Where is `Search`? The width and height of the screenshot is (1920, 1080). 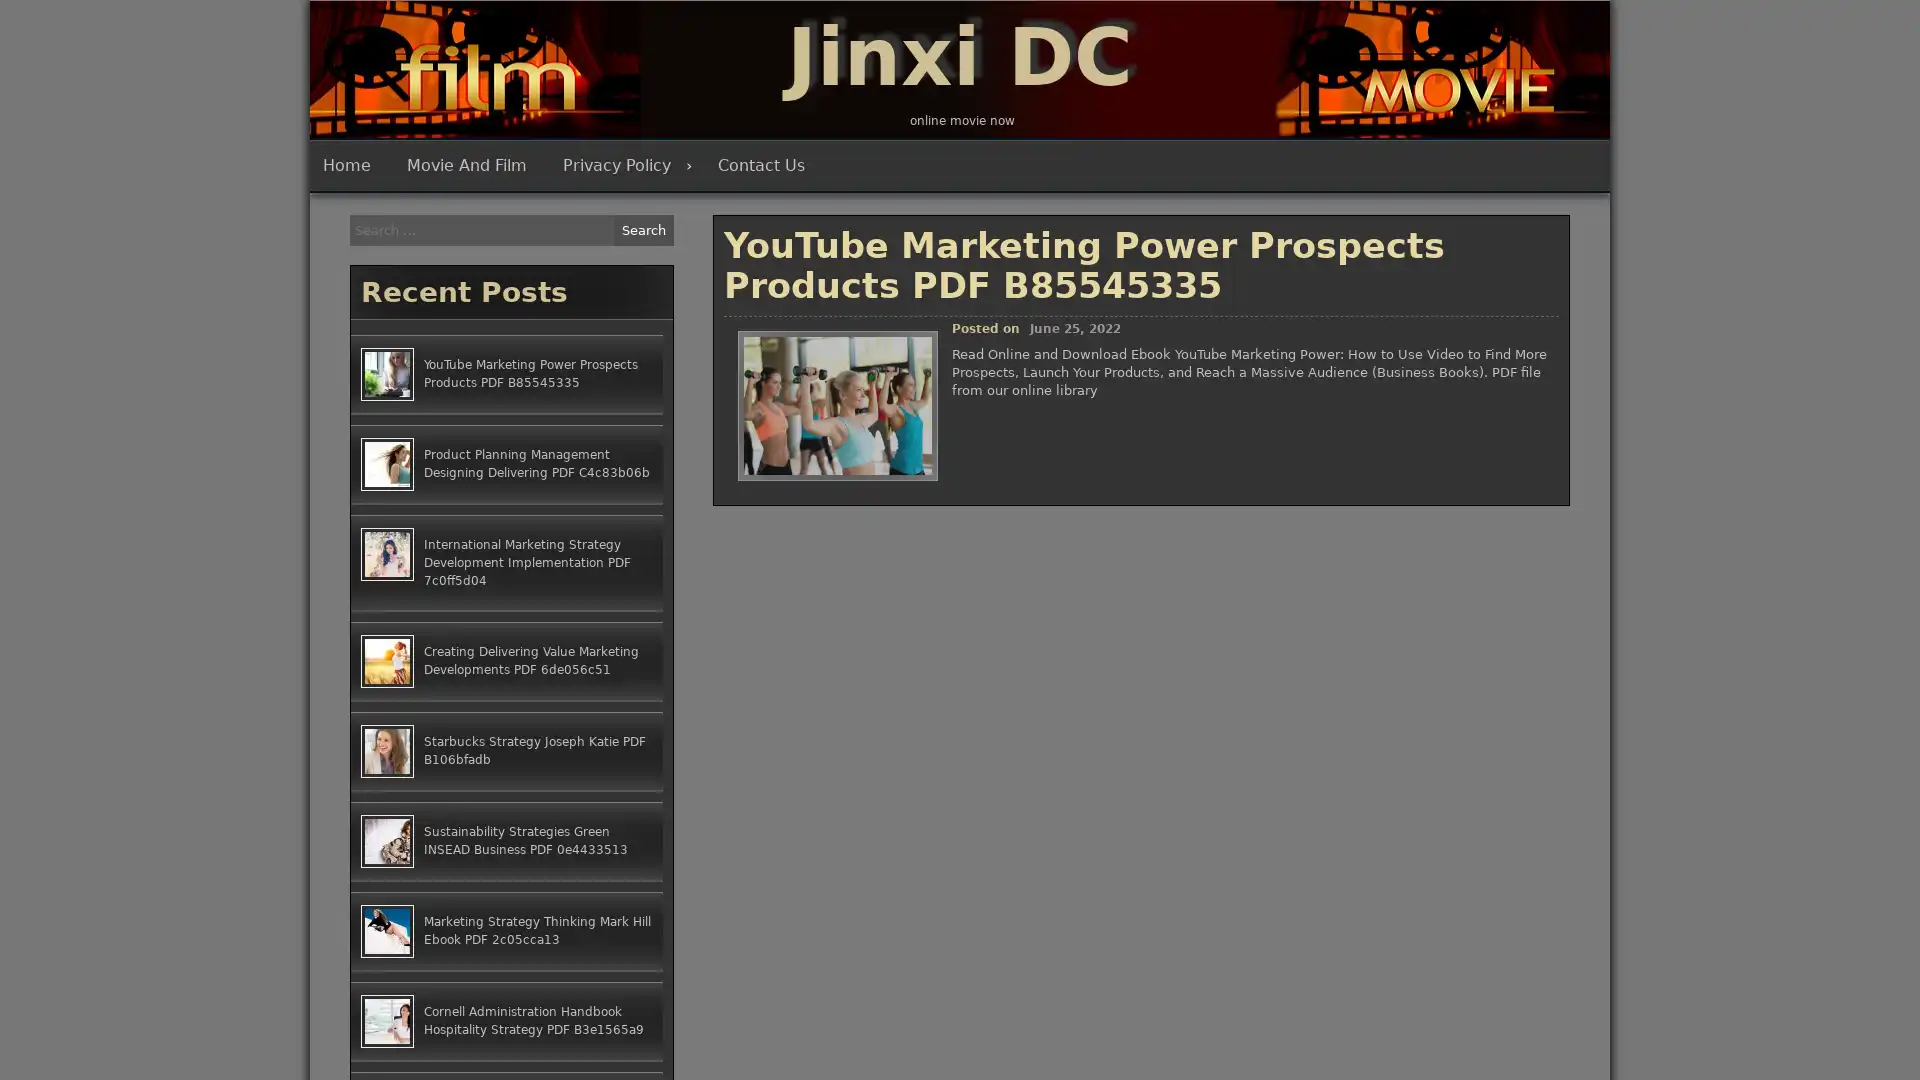
Search is located at coordinates (643, 229).